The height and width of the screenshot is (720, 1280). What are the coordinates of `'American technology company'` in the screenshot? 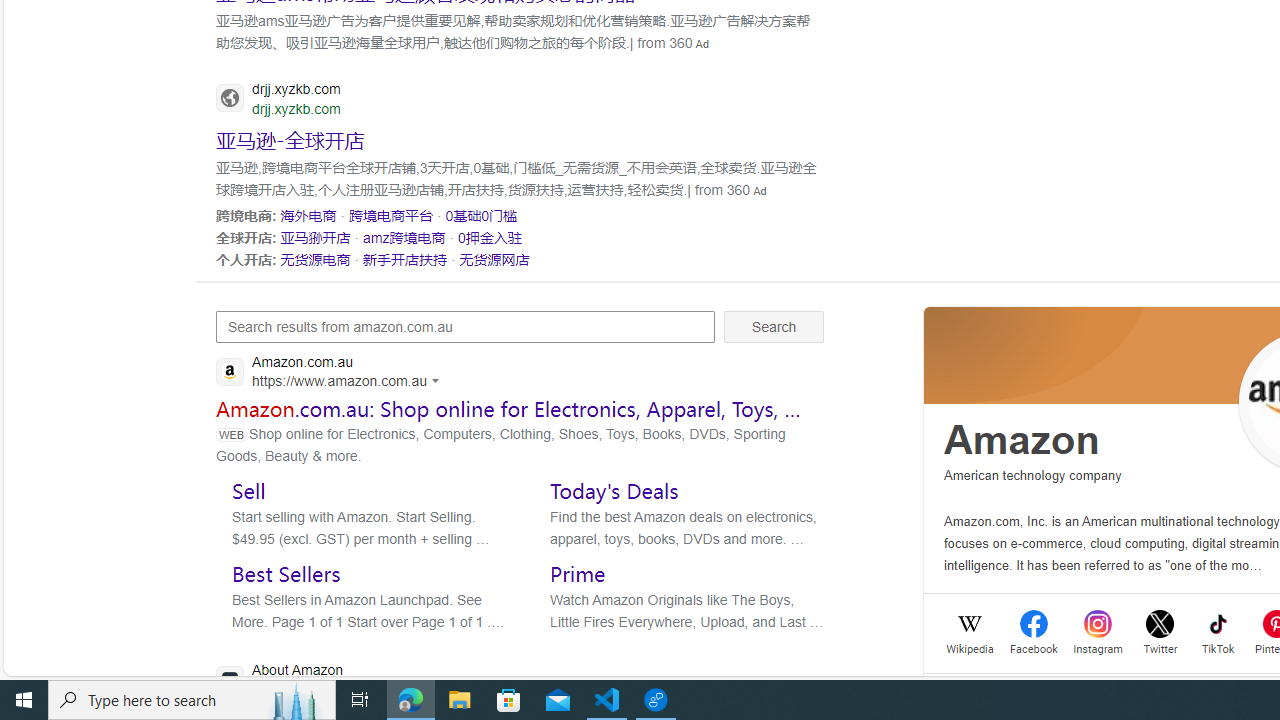 It's located at (1033, 475).